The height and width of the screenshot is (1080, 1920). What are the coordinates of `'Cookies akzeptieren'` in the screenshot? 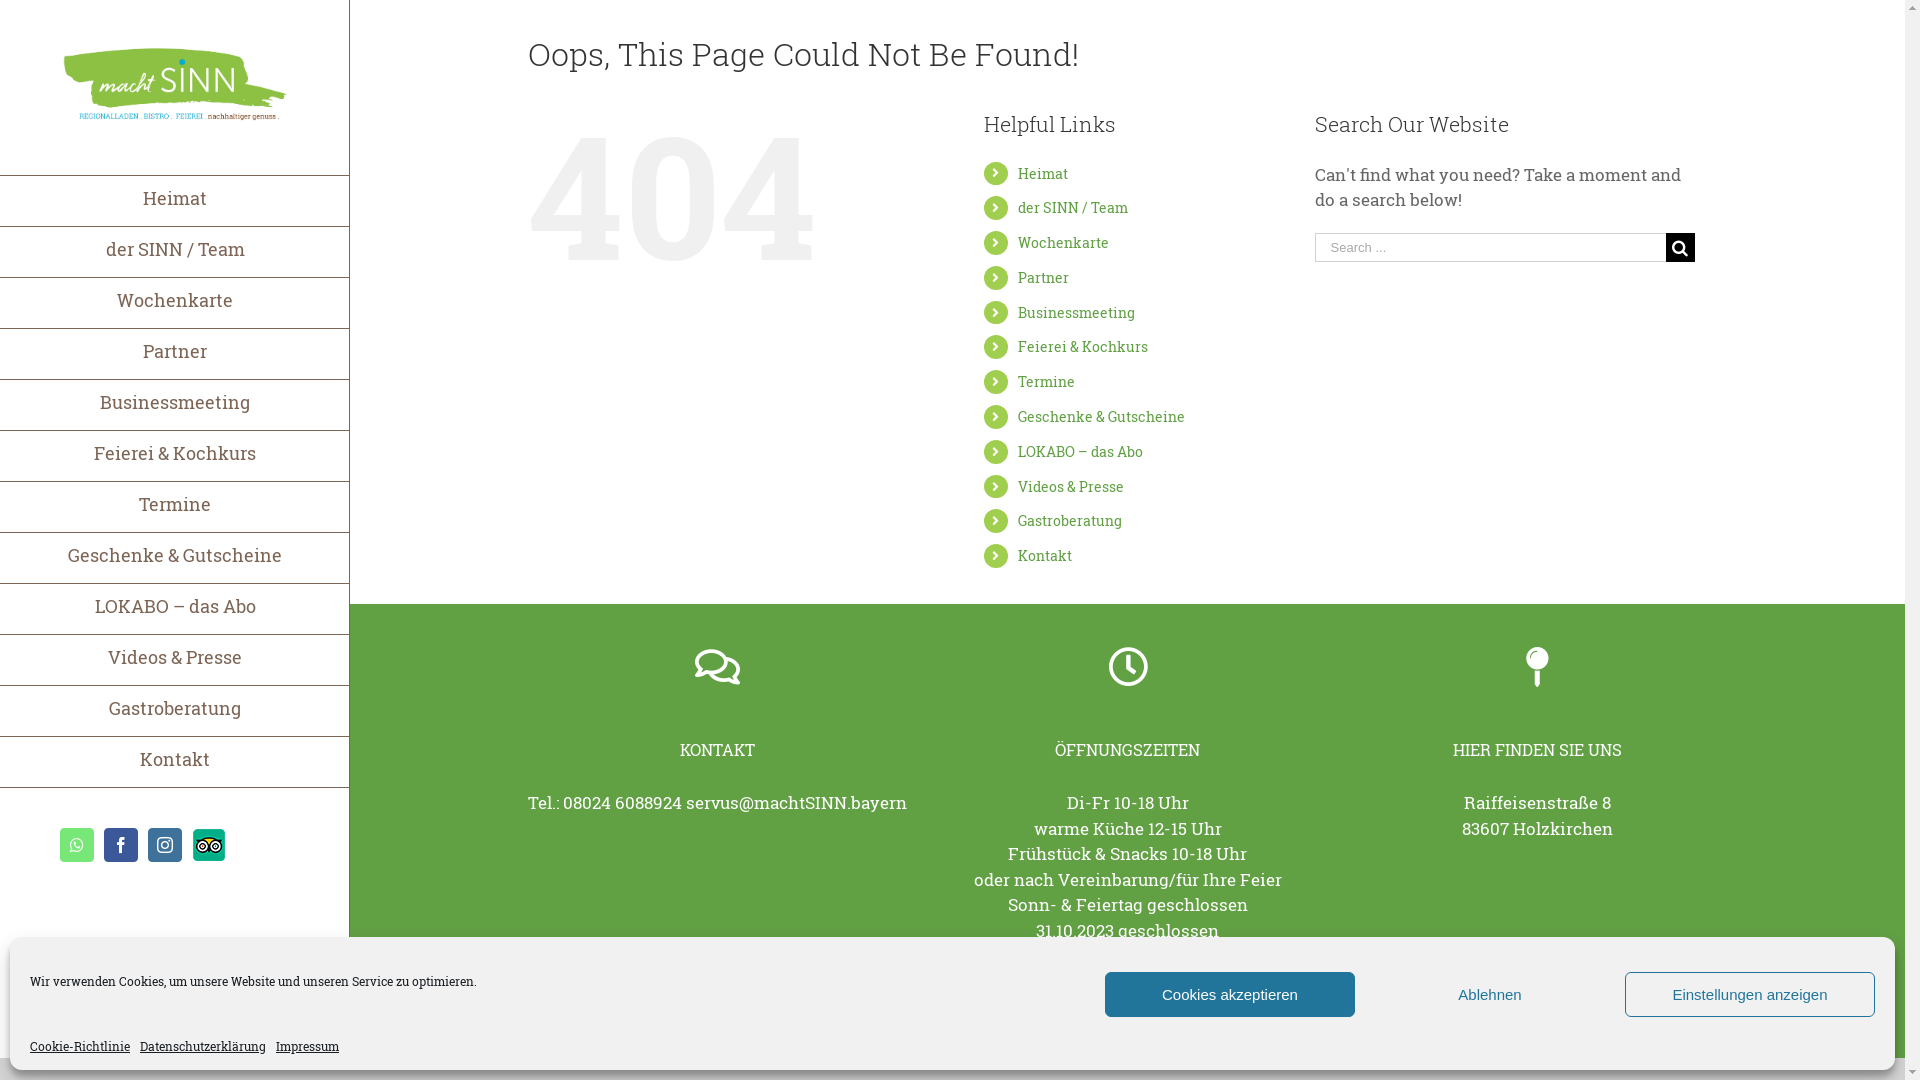 It's located at (1228, 994).